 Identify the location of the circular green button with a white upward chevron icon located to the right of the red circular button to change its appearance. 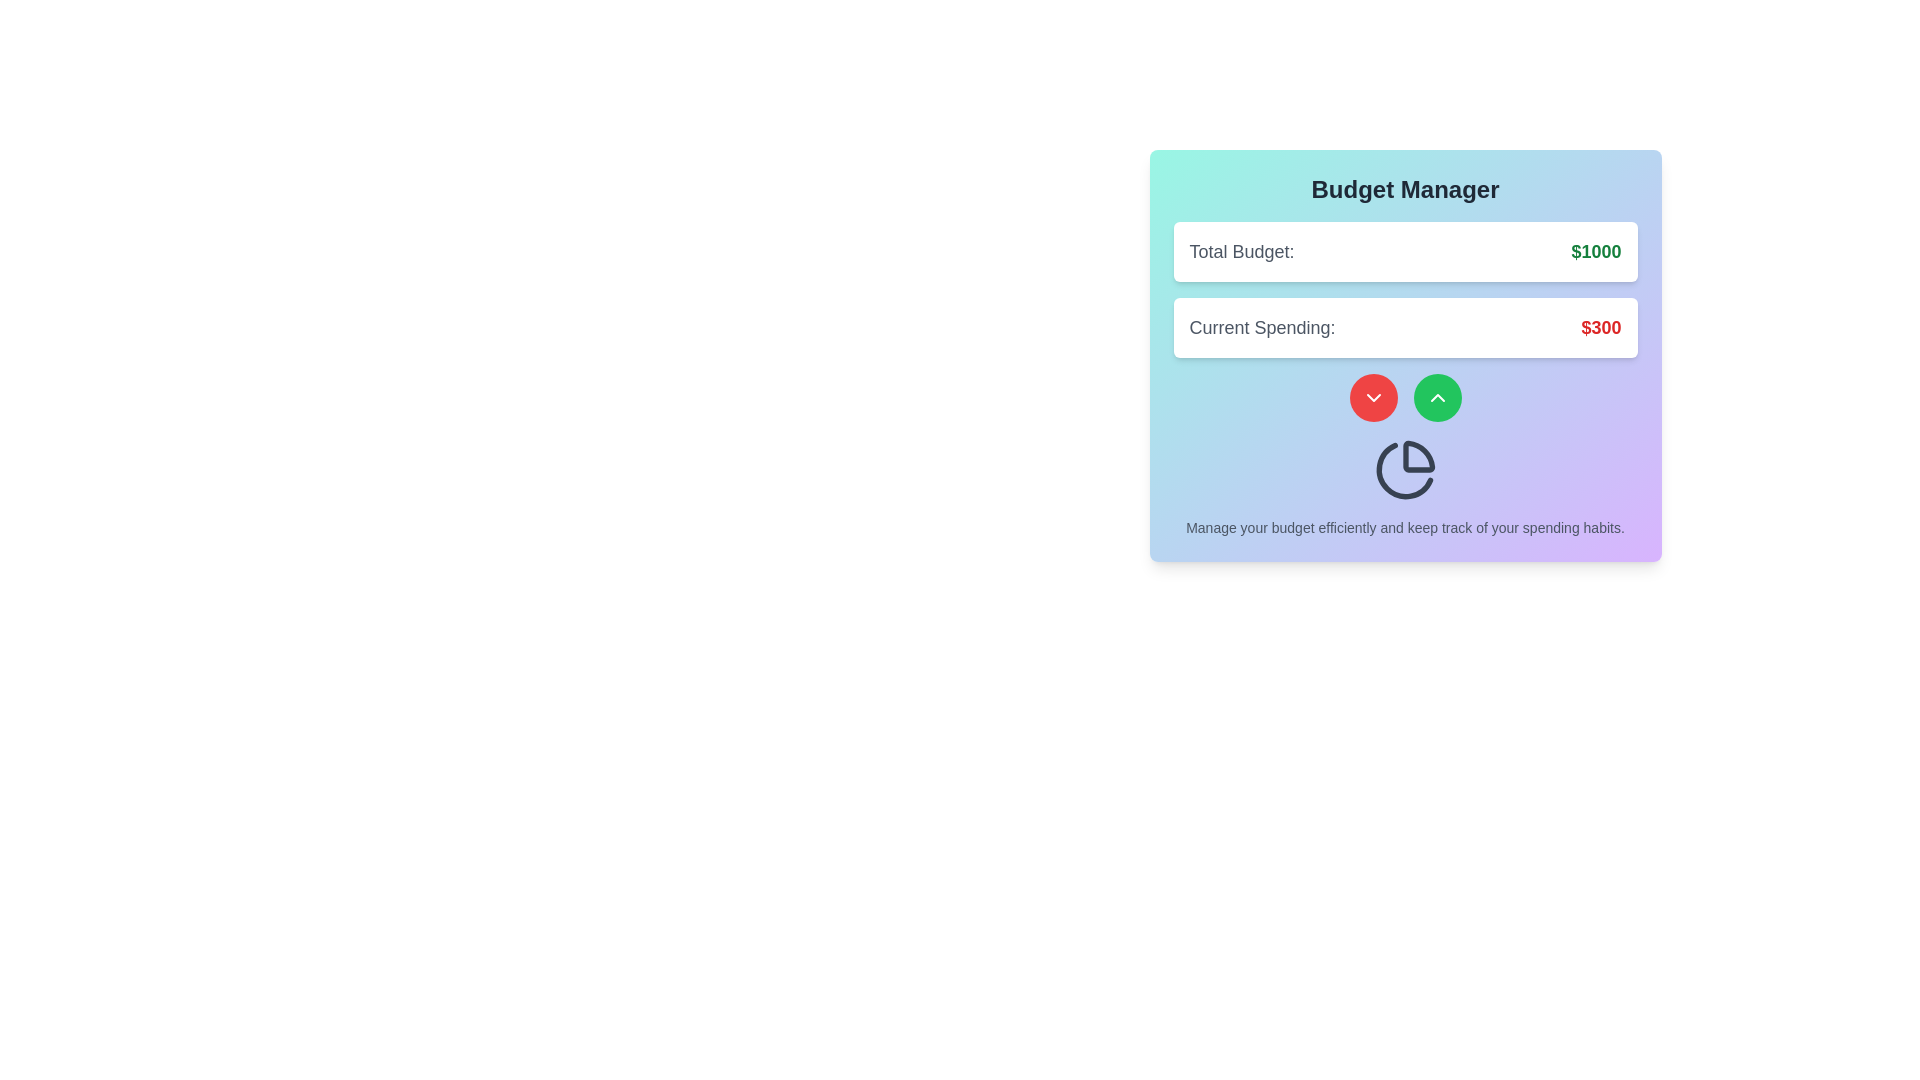
(1436, 397).